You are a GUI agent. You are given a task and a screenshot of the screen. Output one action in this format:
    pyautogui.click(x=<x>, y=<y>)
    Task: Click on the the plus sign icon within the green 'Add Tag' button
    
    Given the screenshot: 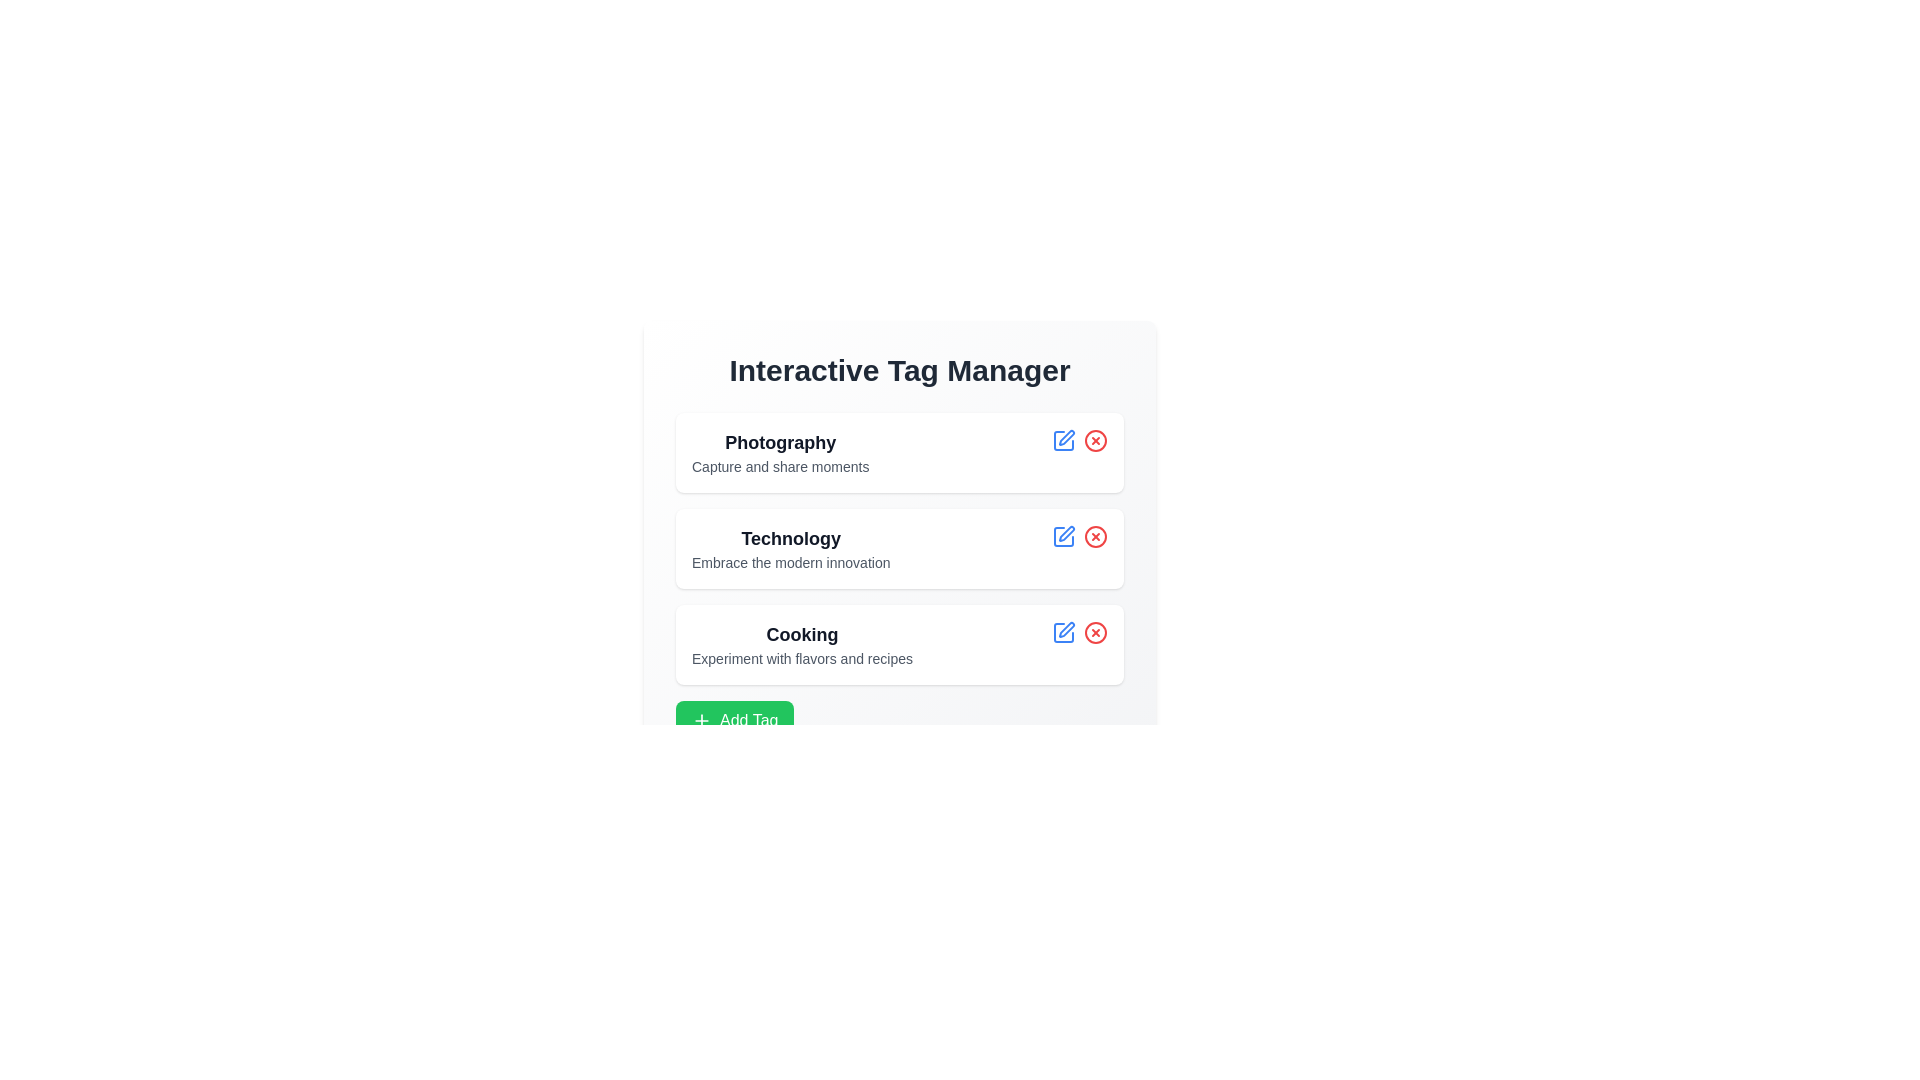 What is the action you would take?
    pyautogui.click(x=701, y=721)
    